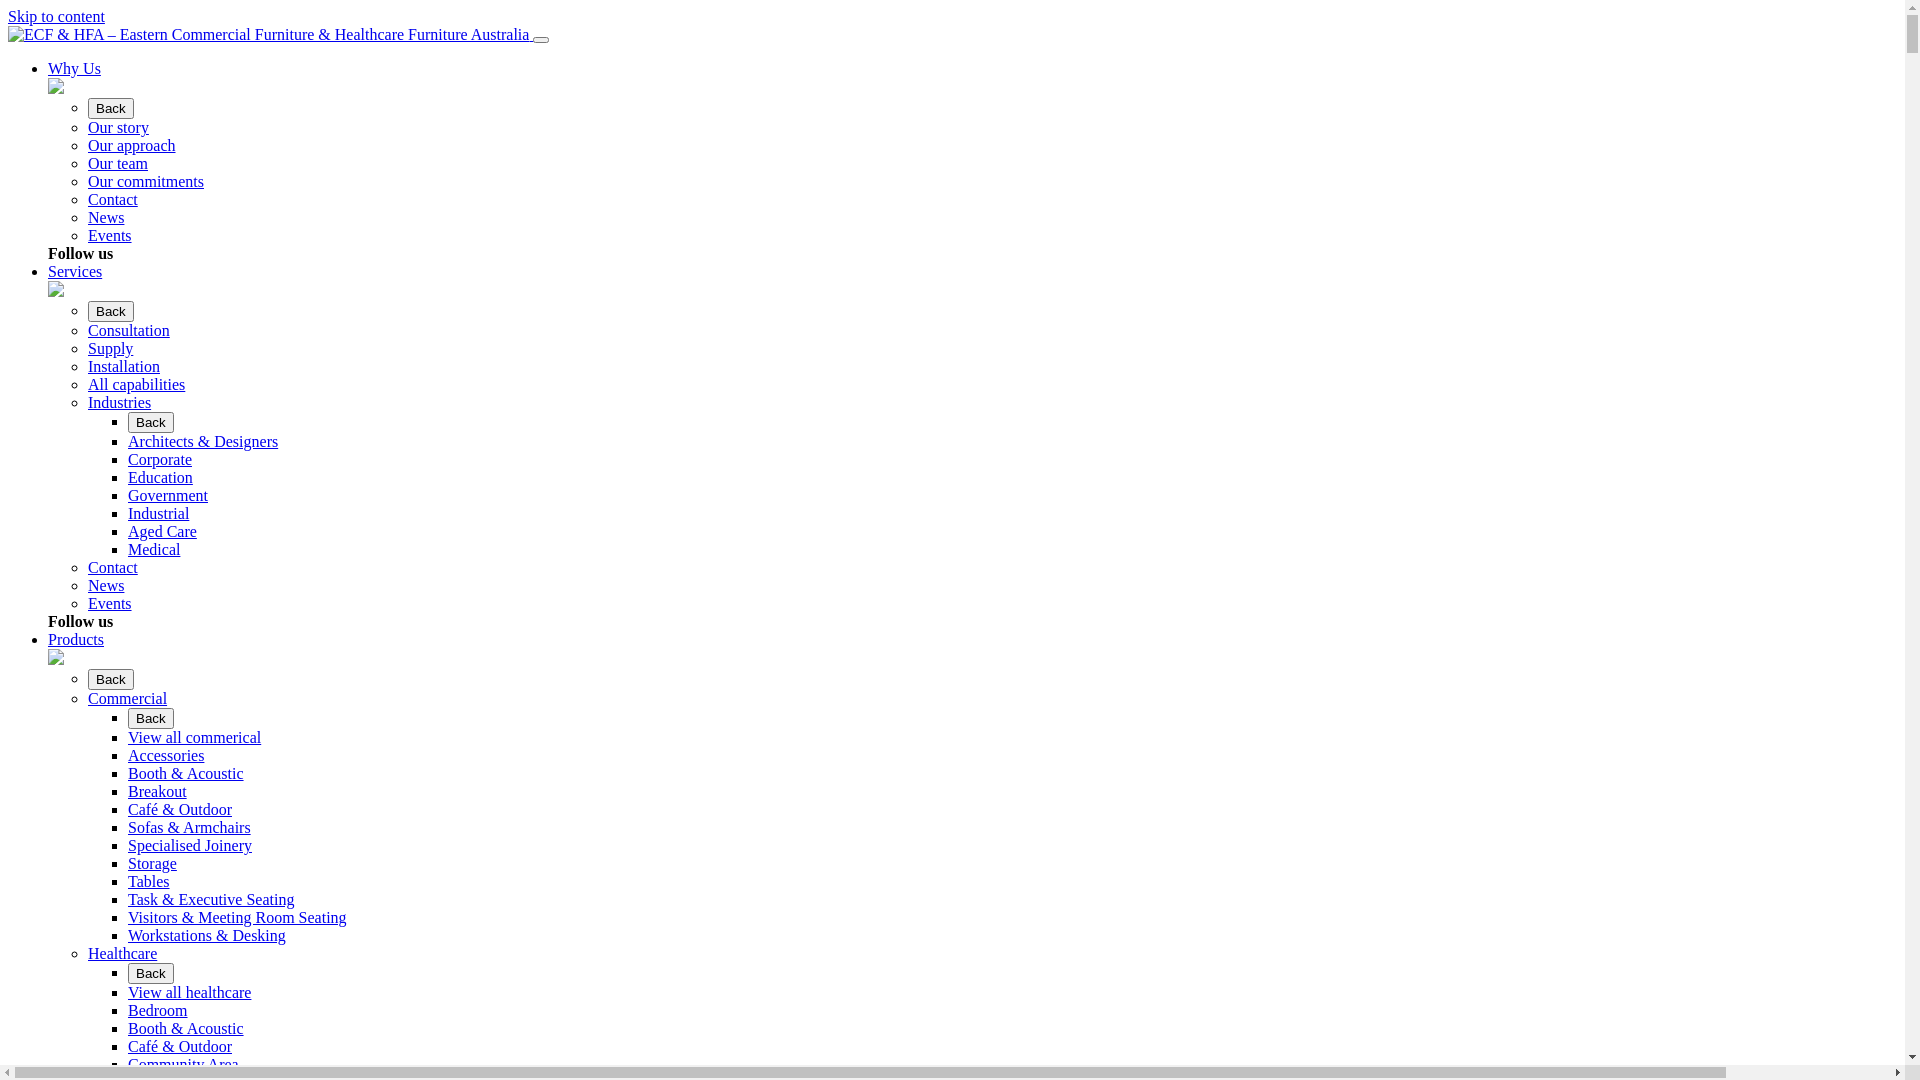 This screenshot has width=1920, height=1080. Describe the element at coordinates (86, 347) in the screenshot. I see `'Supply'` at that location.